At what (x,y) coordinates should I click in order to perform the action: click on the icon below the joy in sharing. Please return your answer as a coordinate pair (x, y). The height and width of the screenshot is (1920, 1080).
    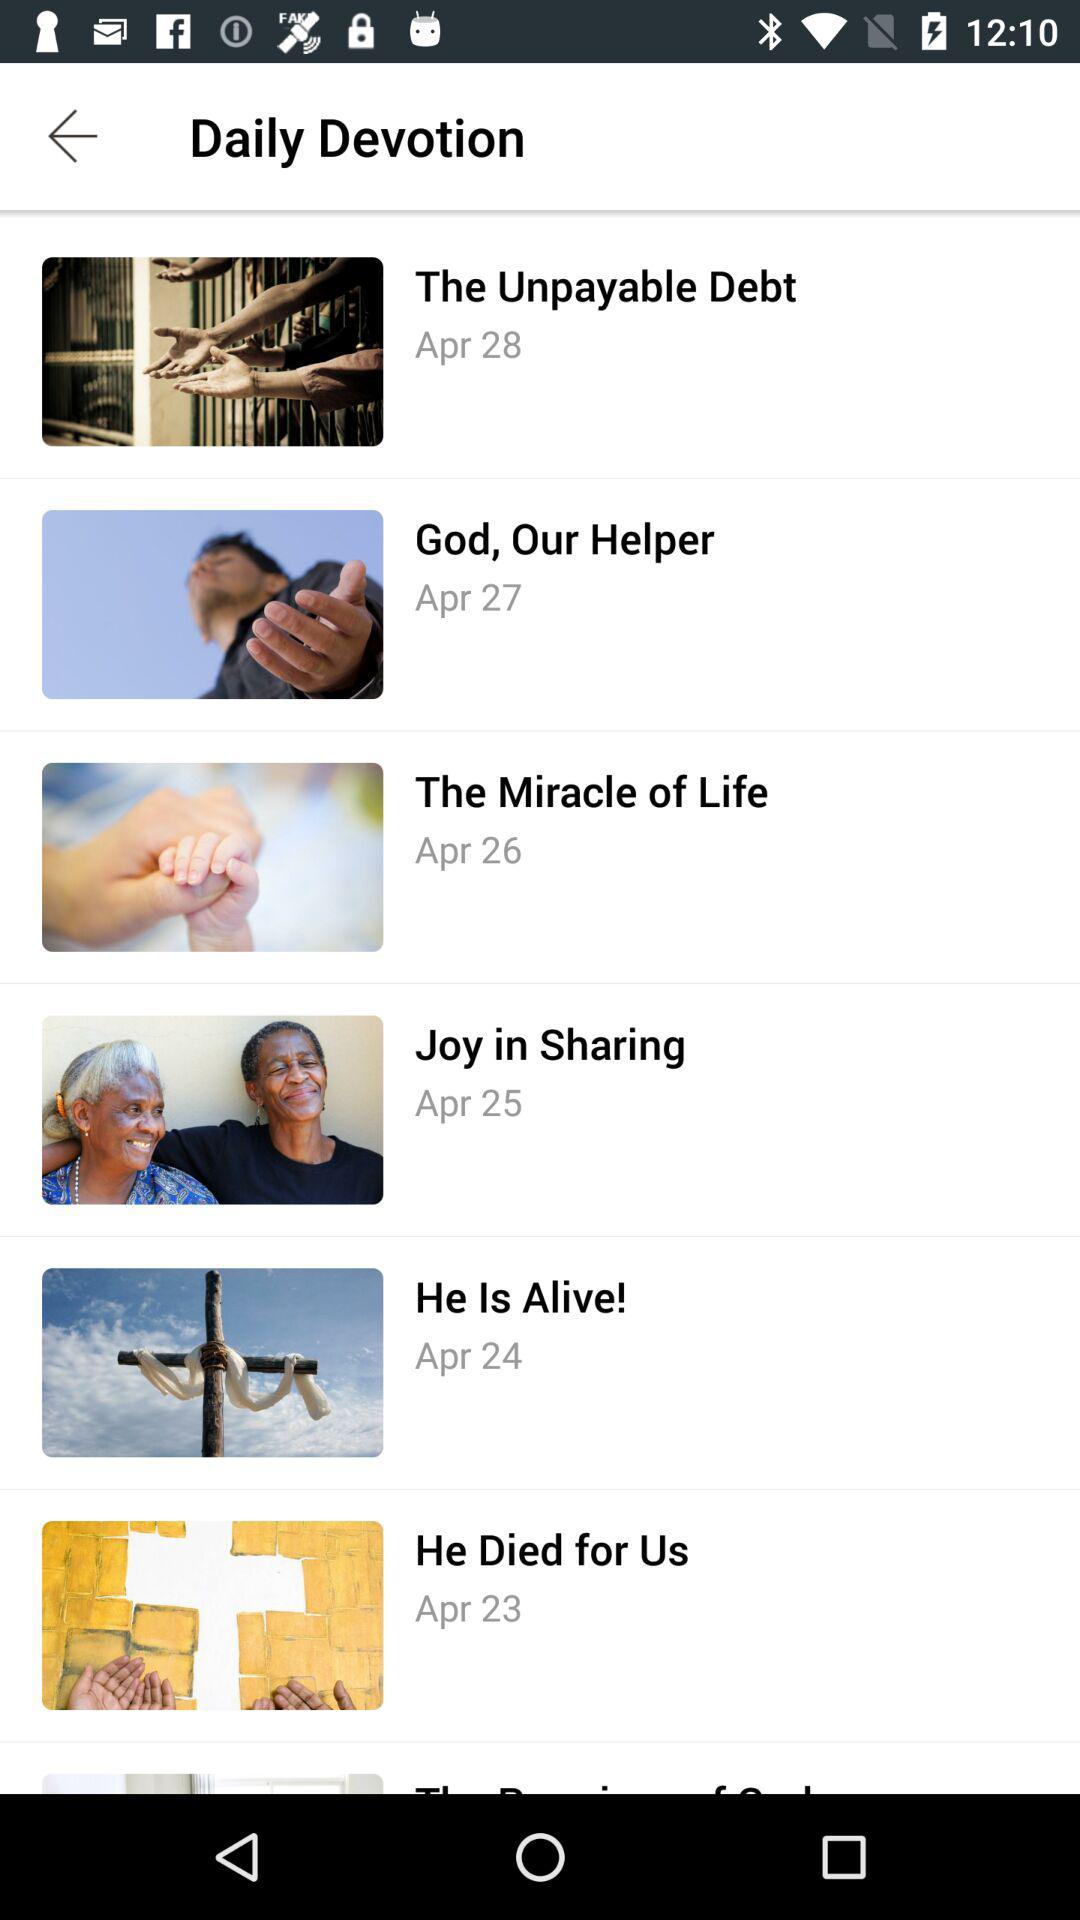
    Looking at the image, I should click on (468, 1100).